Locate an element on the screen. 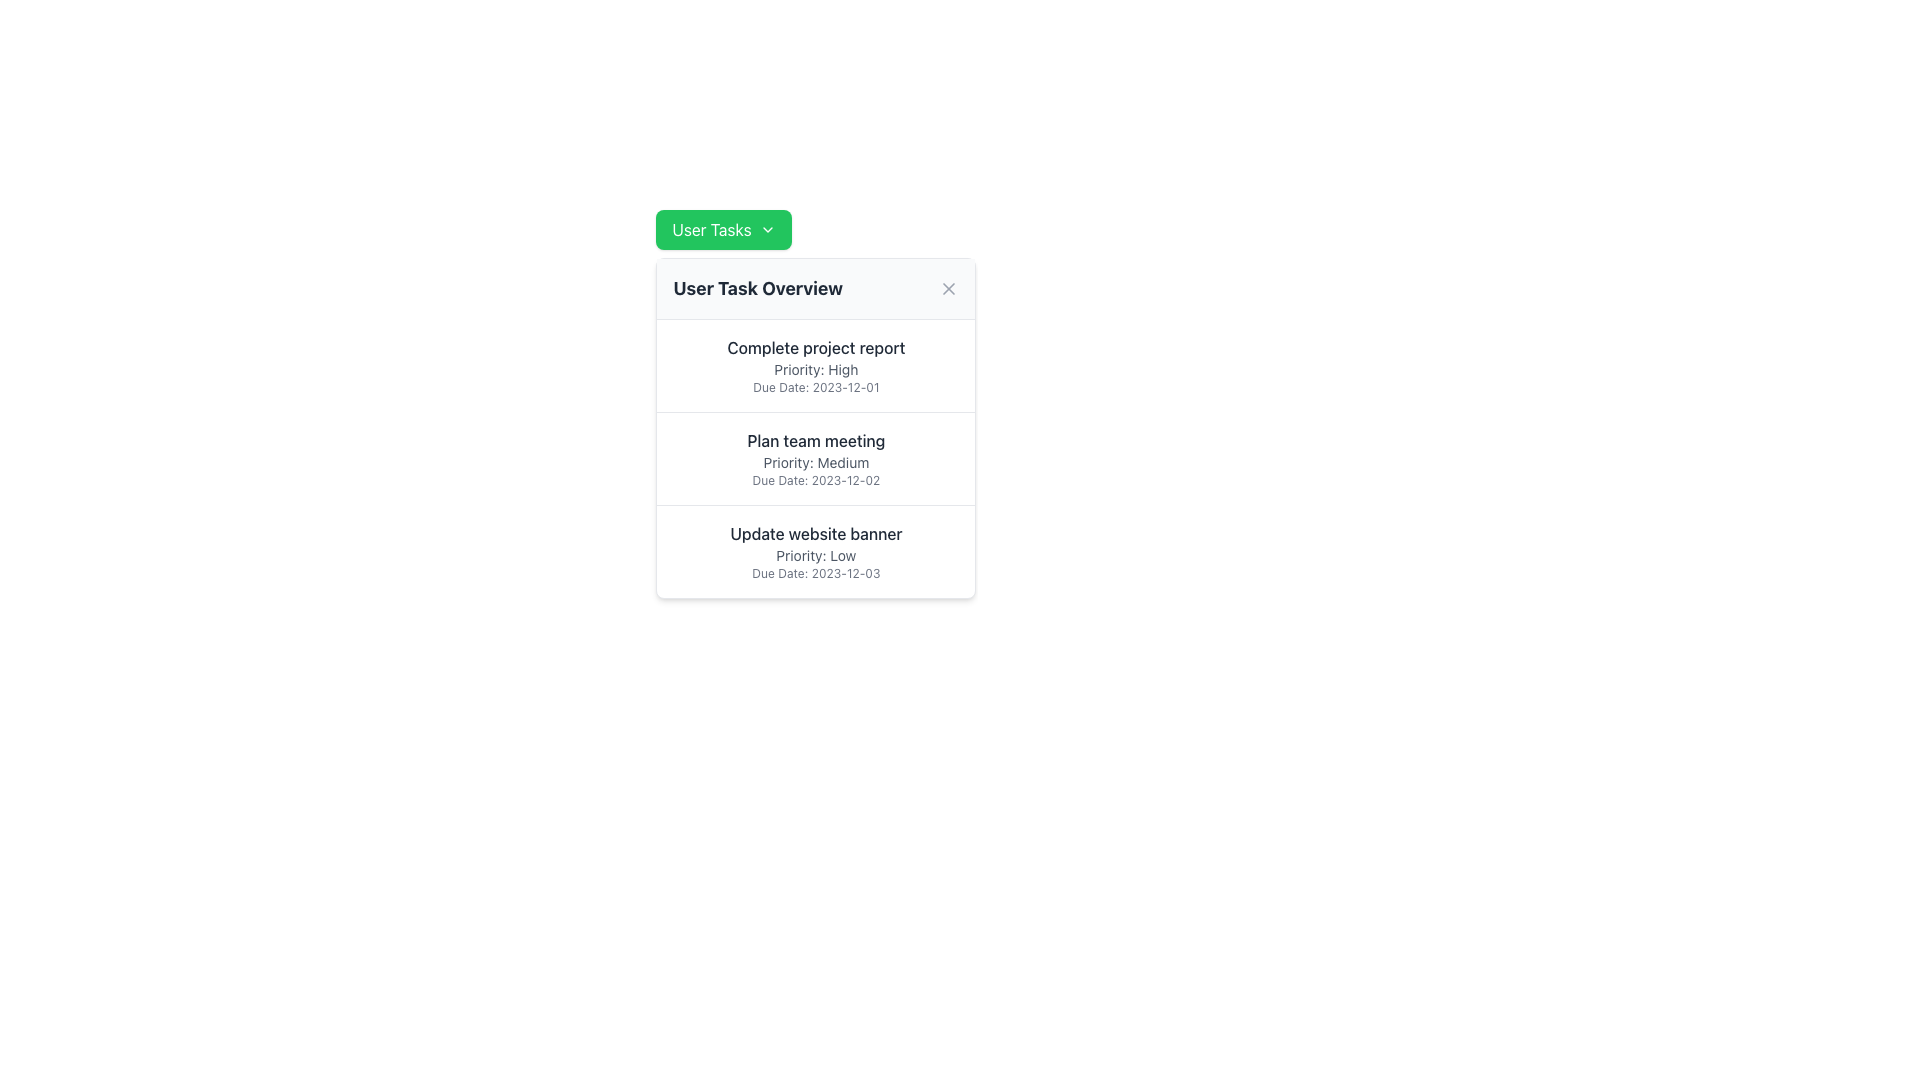 This screenshot has height=1080, width=1920. the 'Priority: High' text label, which is styled with a small font size and light gray color, located beneath 'Complete project report' in the first task card of the 'User Task Overview' dialog is located at coordinates (816, 370).